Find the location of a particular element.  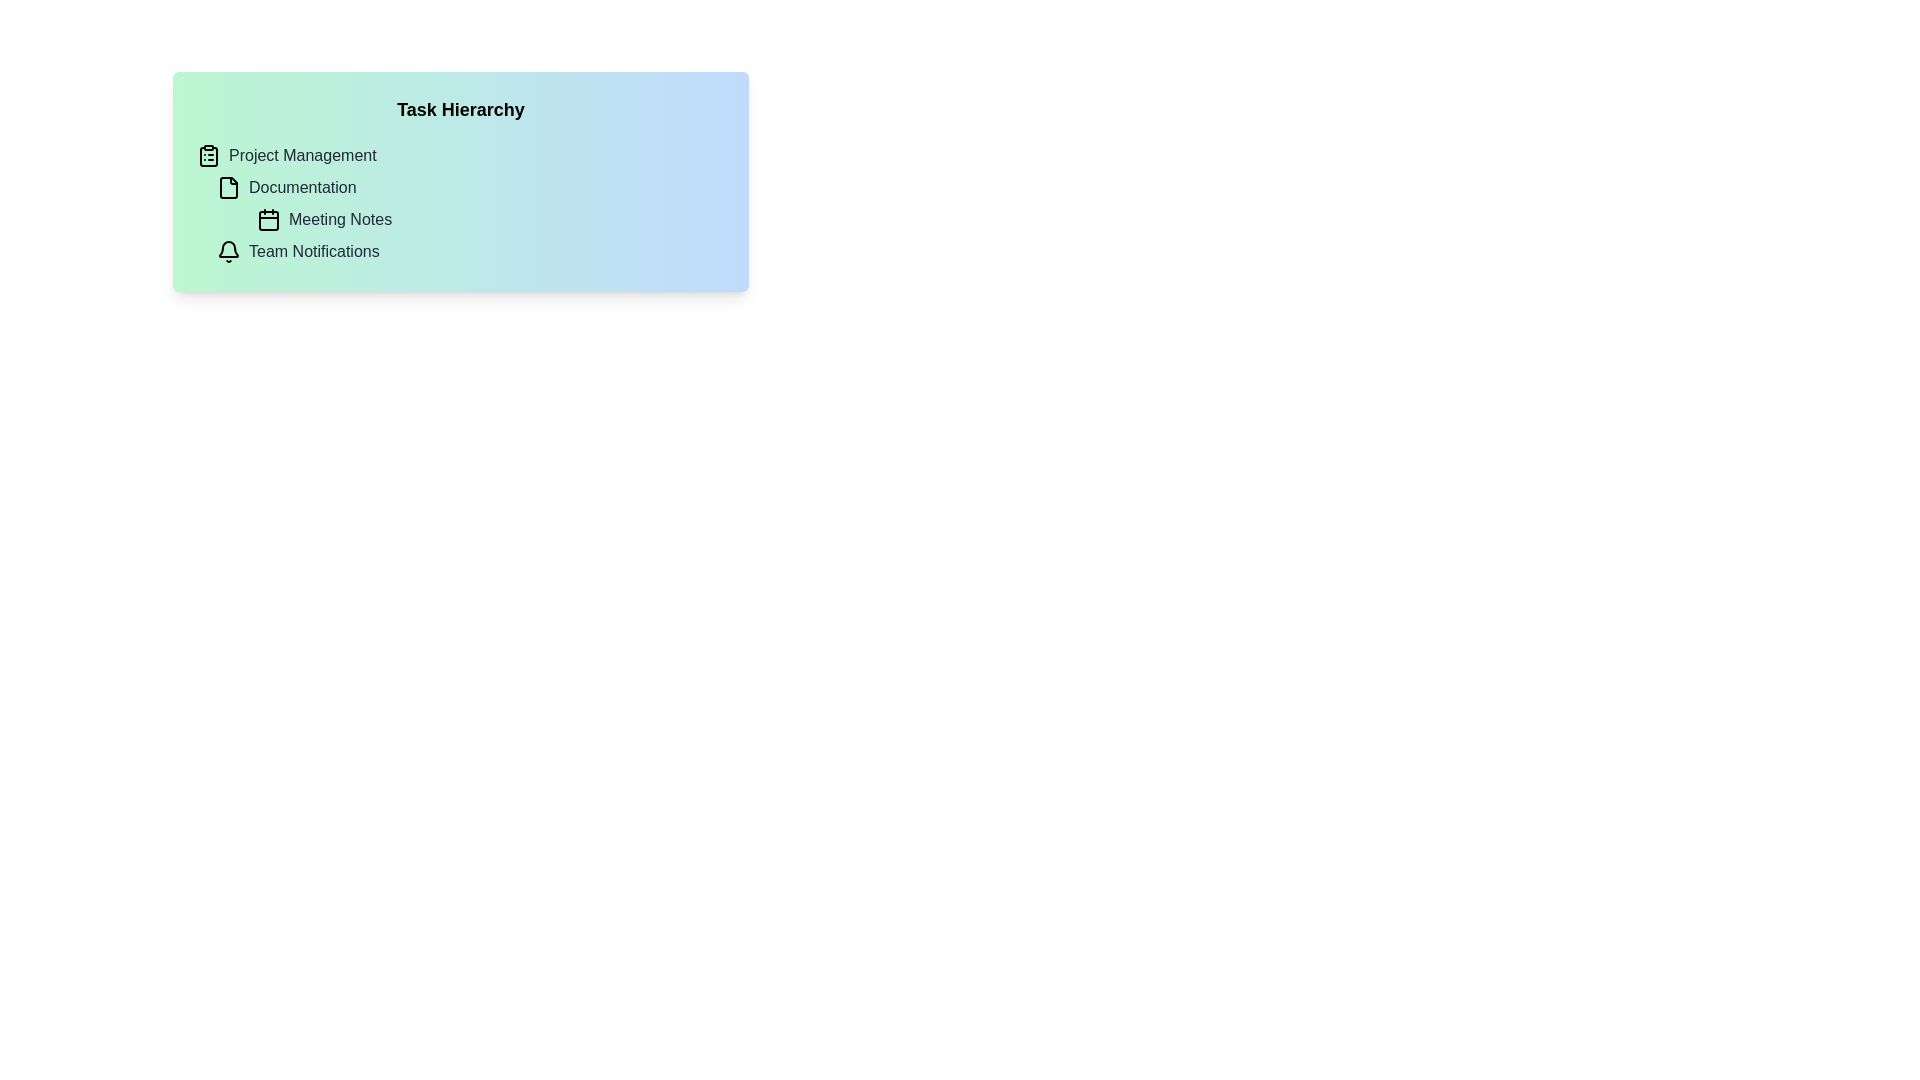

the 'Meeting Notes' text label, which is the third item in the vertical list of categories under the 'Task Hierarchy' section is located at coordinates (340, 219).